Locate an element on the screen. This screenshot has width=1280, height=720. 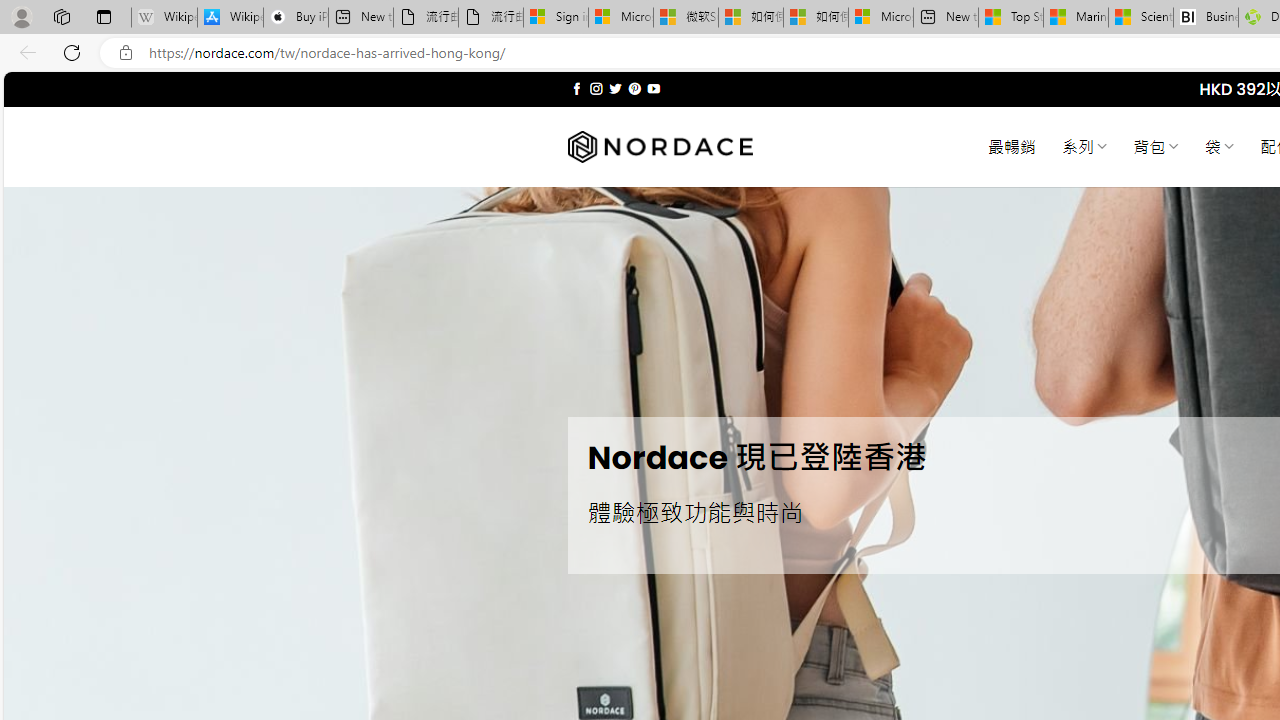
'Follow on Twitter' is located at coordinates (614, 88).